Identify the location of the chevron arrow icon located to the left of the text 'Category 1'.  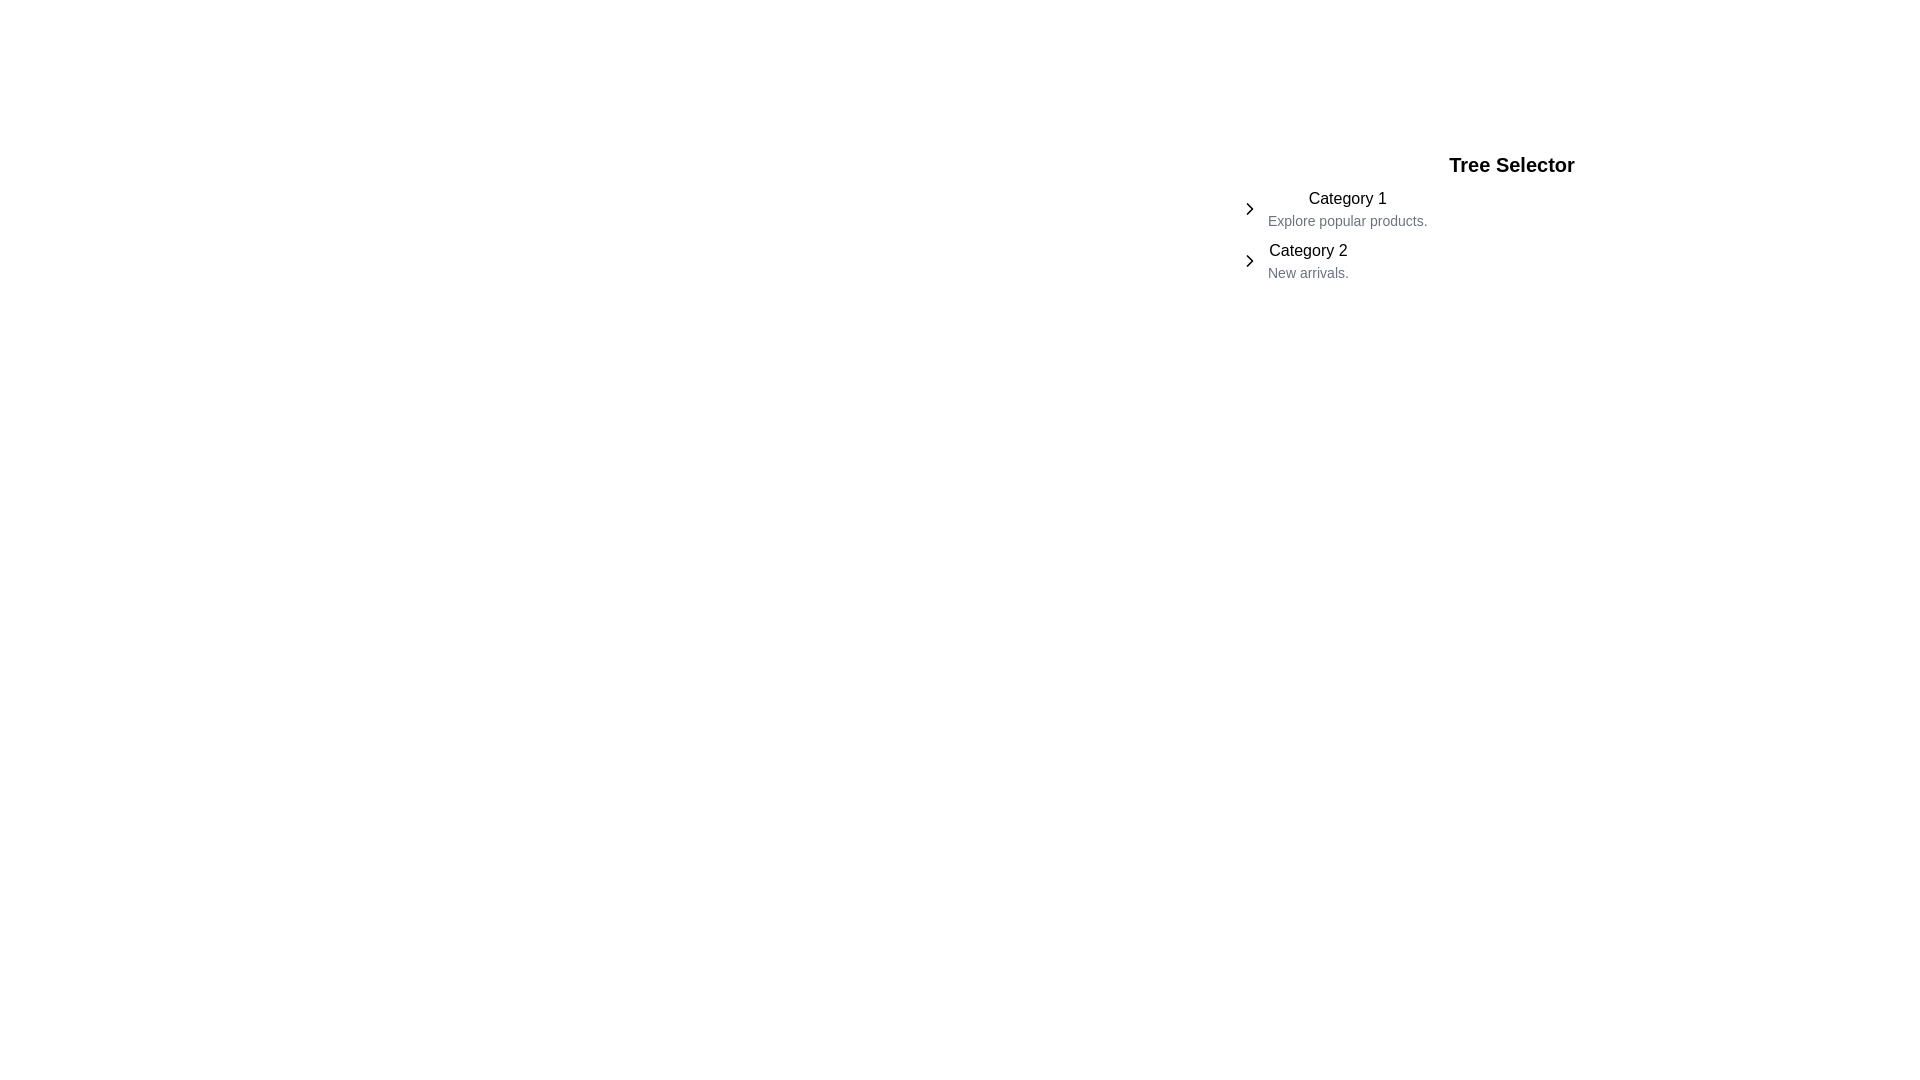
(1248, 208).